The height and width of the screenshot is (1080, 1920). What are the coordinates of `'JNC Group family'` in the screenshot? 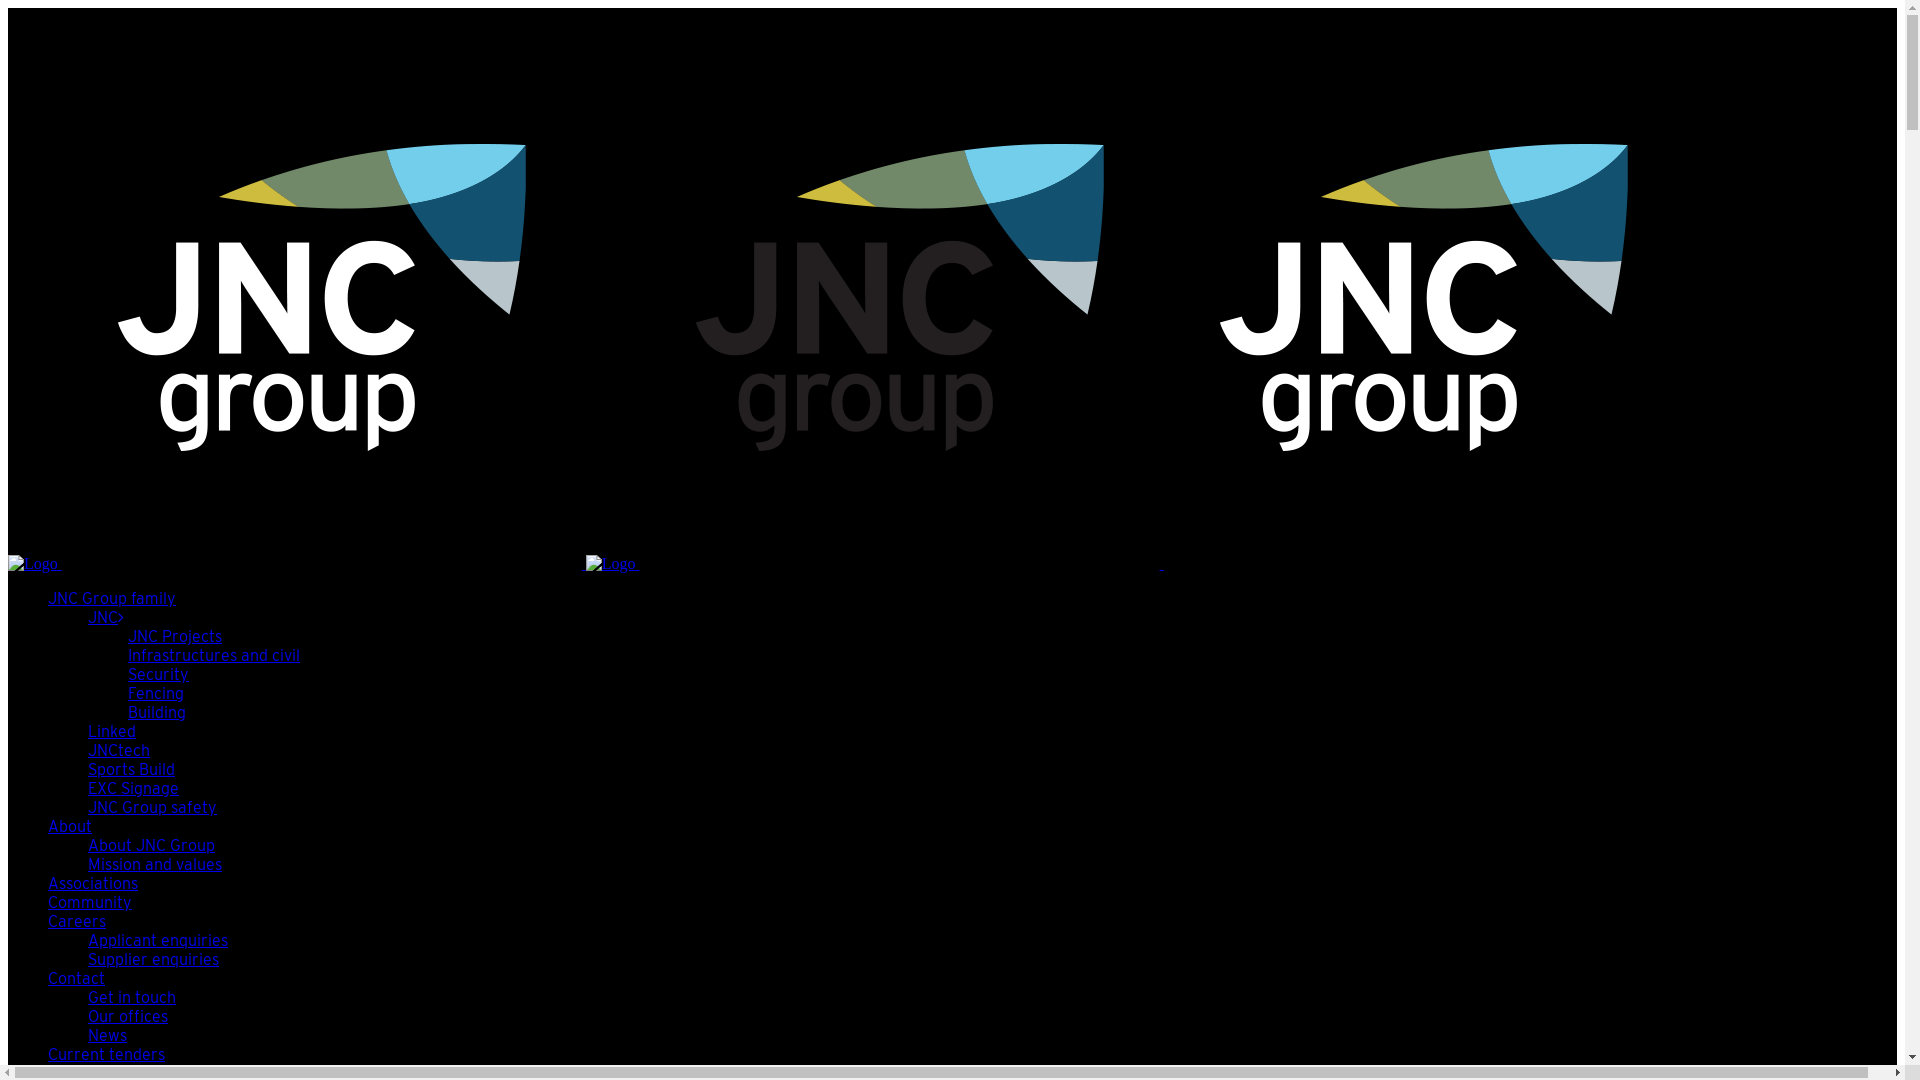 It's located at (110, 597).